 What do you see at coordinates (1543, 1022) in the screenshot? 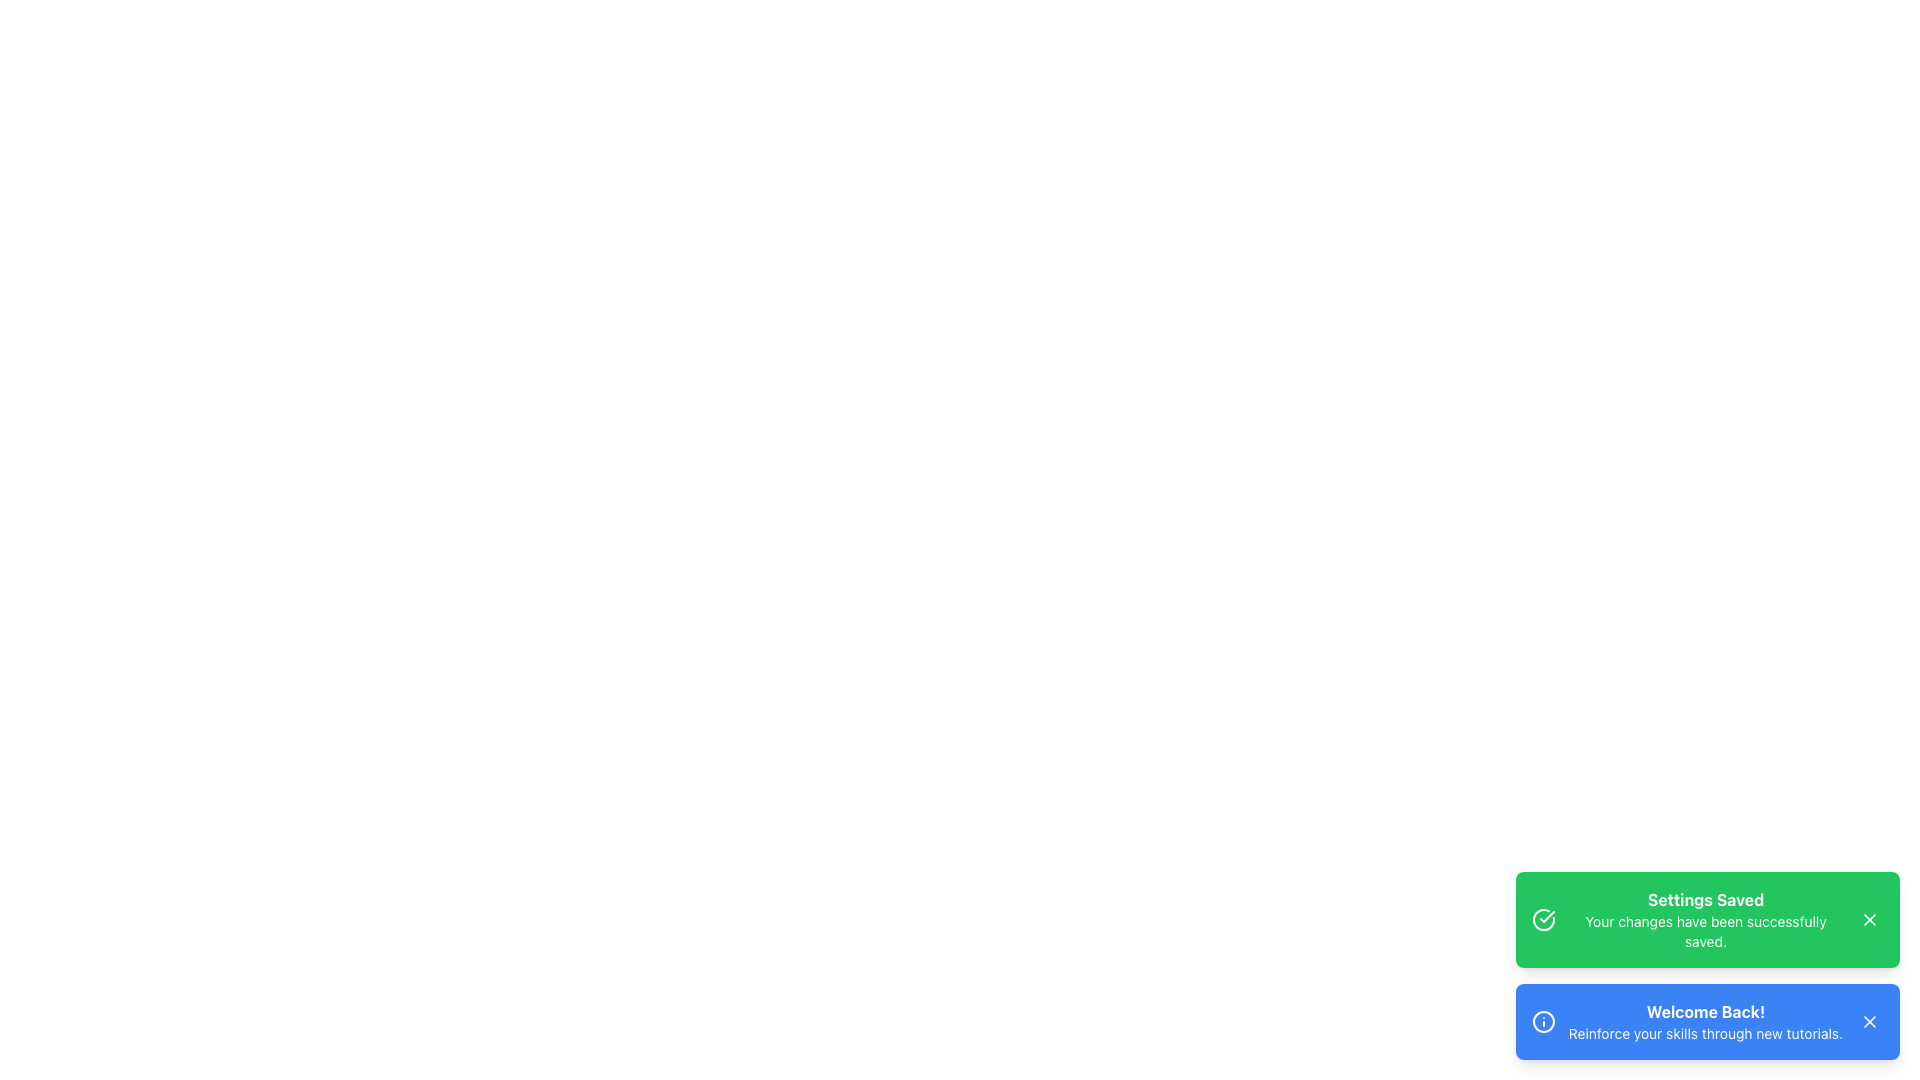
I see `the circular information icon styled in white against a blue background, located on the left side of the card with the text 'Welcome Back! Reinforce your skills through new tutorials.'` at bounding box center [1543, 1022].